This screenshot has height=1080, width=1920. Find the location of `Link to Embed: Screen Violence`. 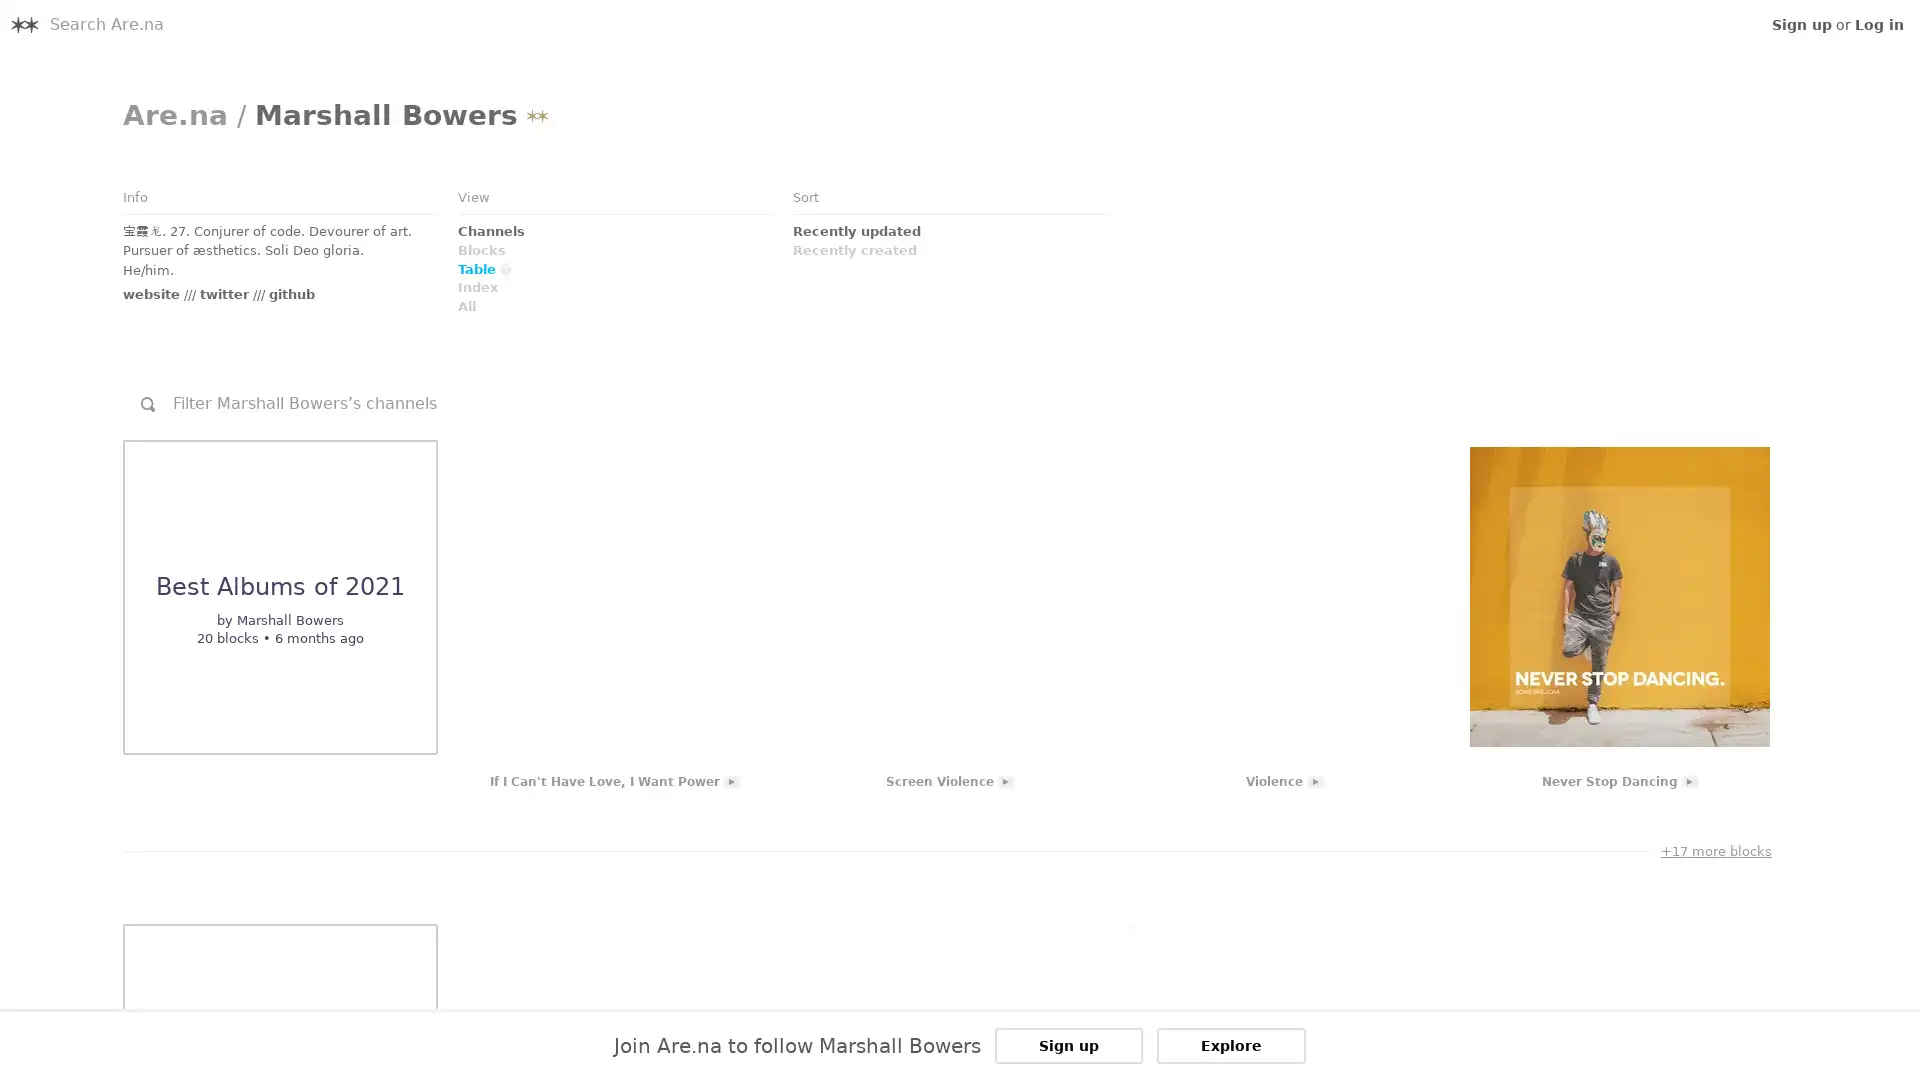

Link to Embed: Screen Violence is located at coordinates (948, 595).